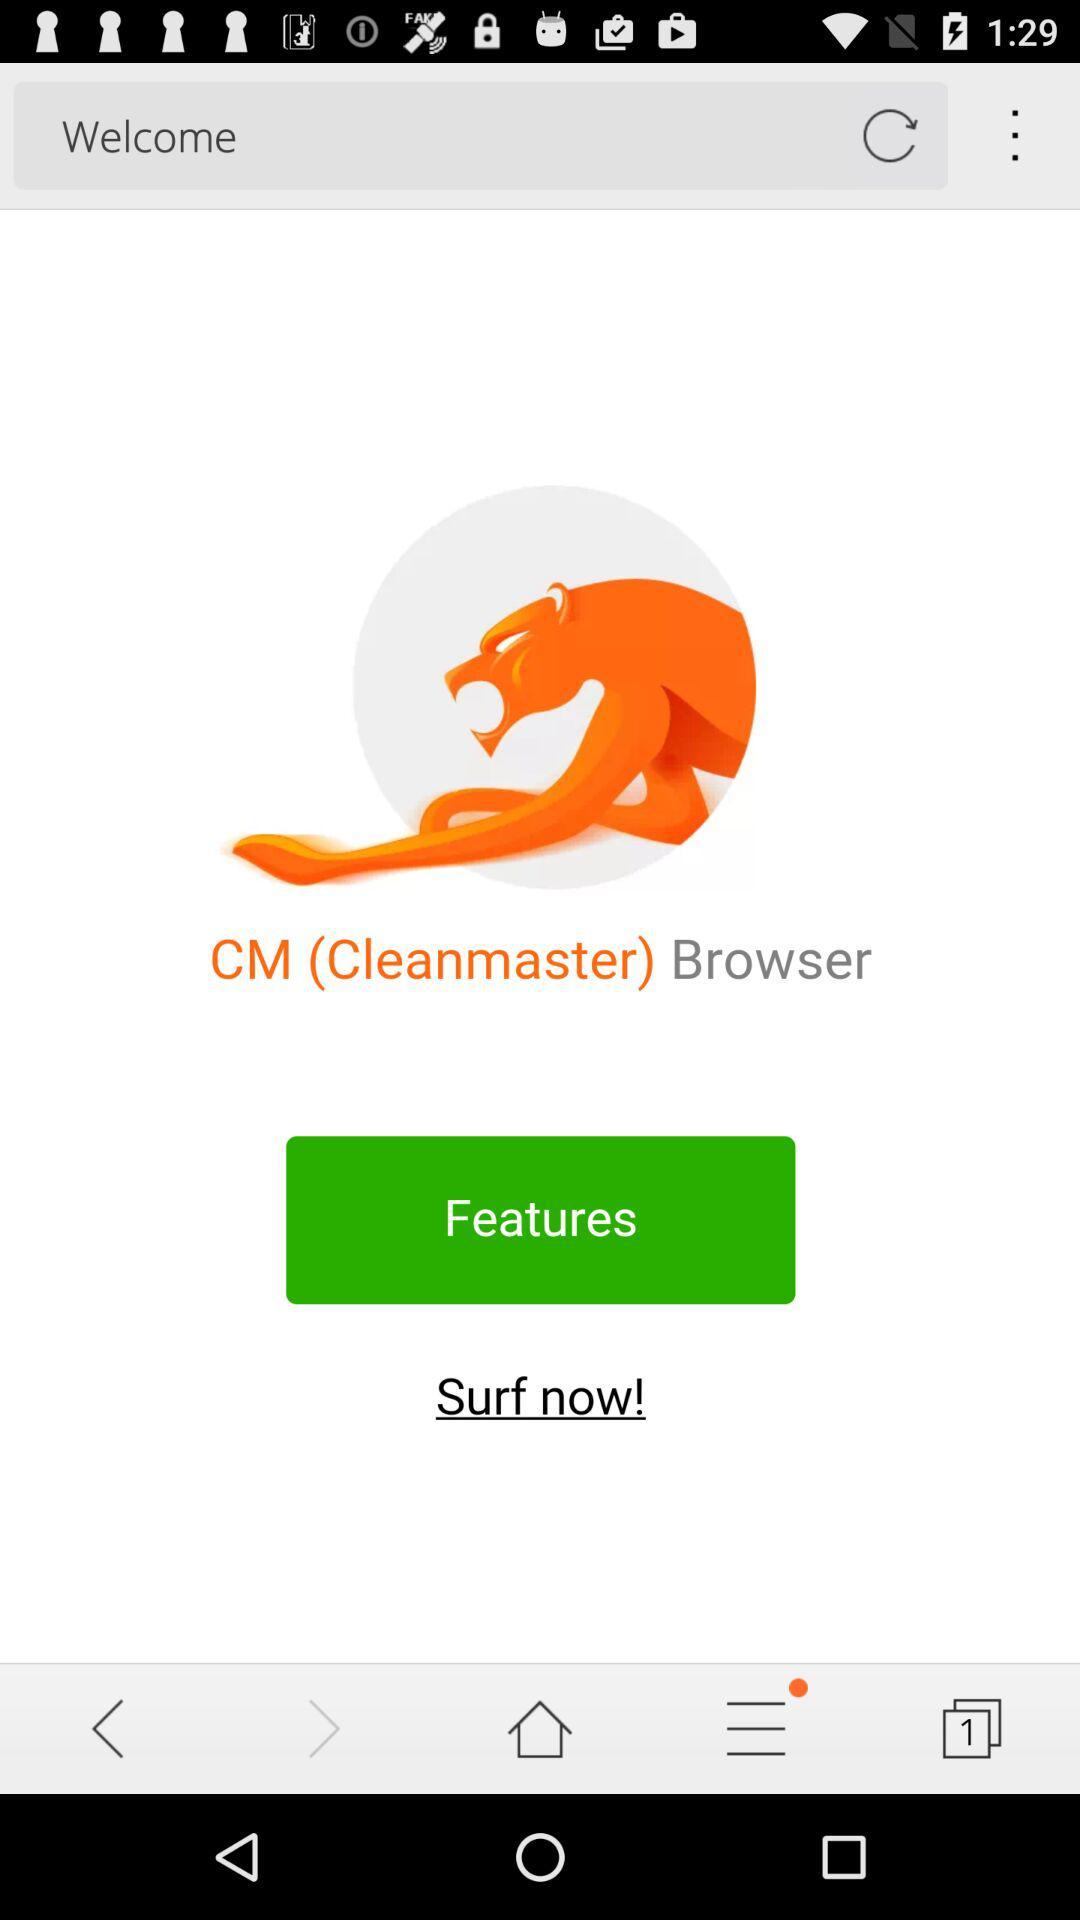  Describe the element at coordinates (756, 1727) in the screenshot. I see `open menu` at that location.